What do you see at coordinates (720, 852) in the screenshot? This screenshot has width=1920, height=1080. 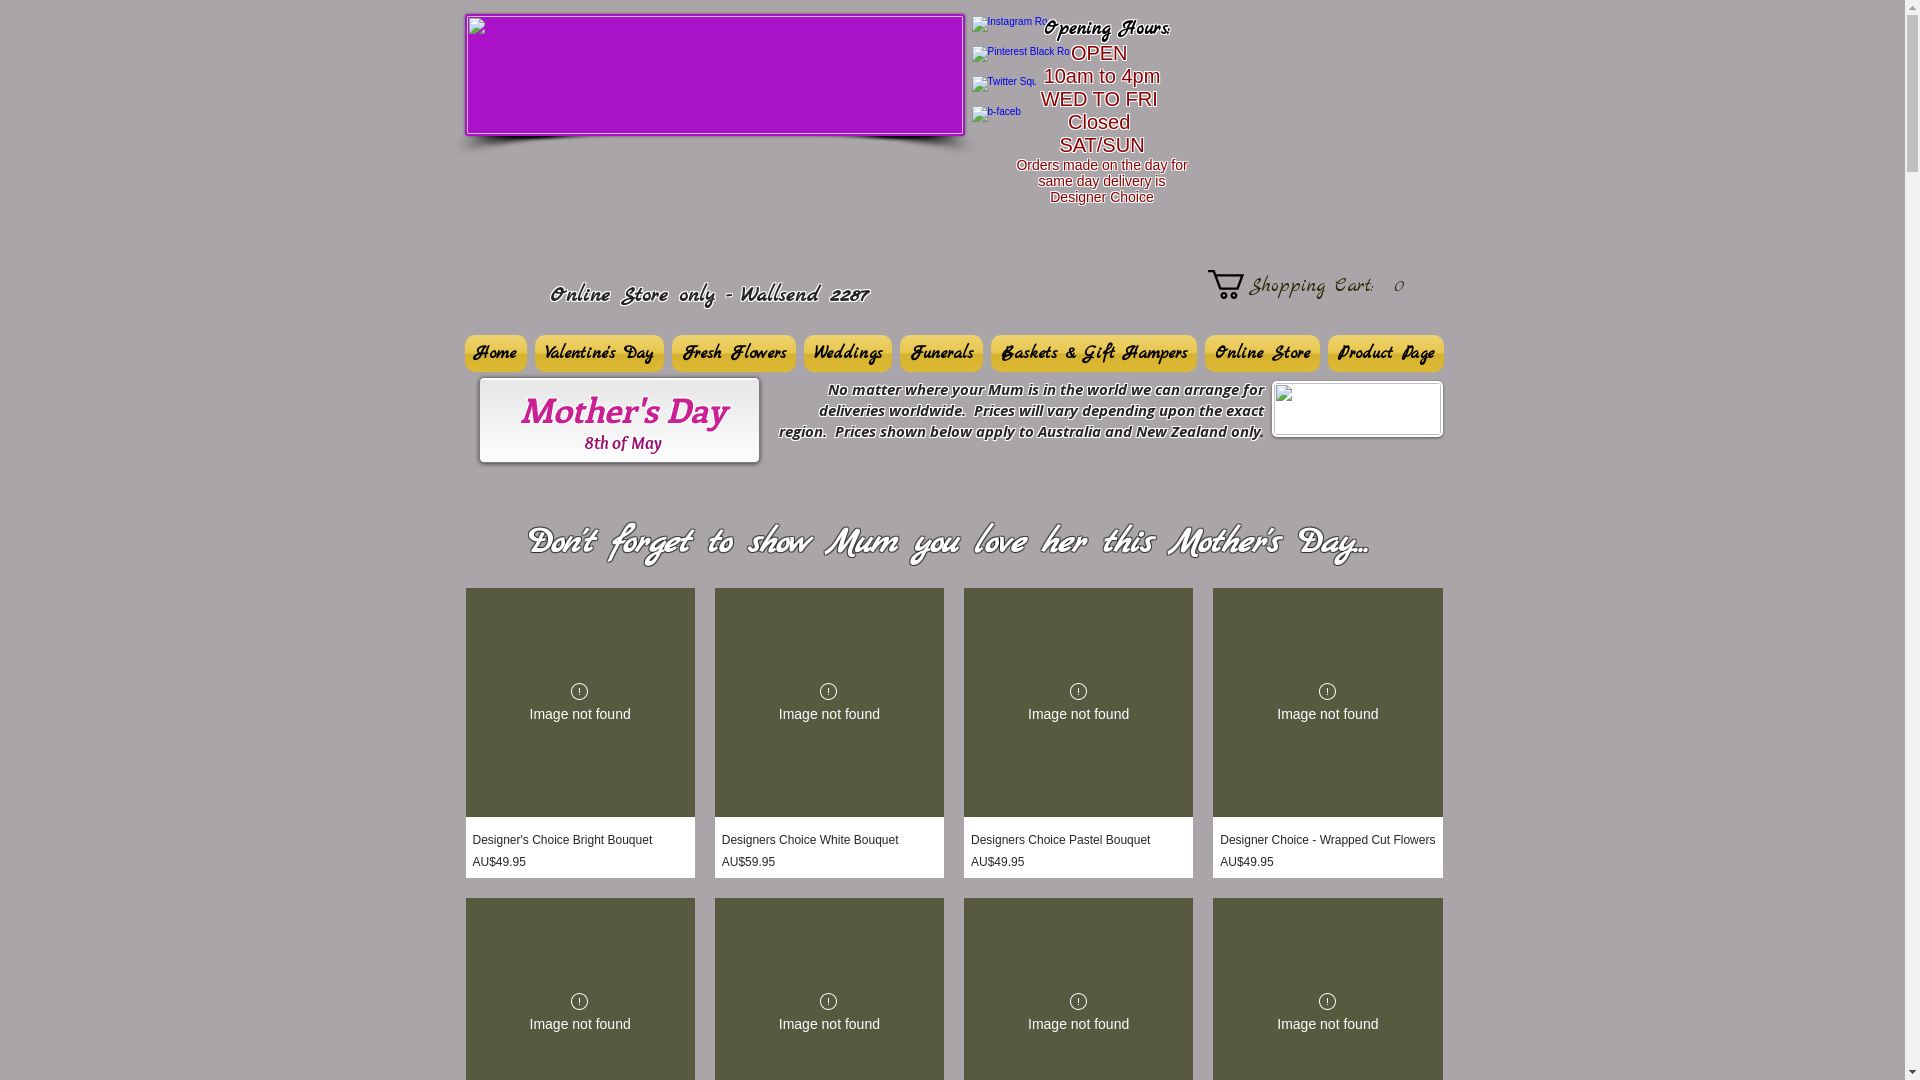 I see `'Designers Choice White Bouquet` at bounding box center [720, 852].